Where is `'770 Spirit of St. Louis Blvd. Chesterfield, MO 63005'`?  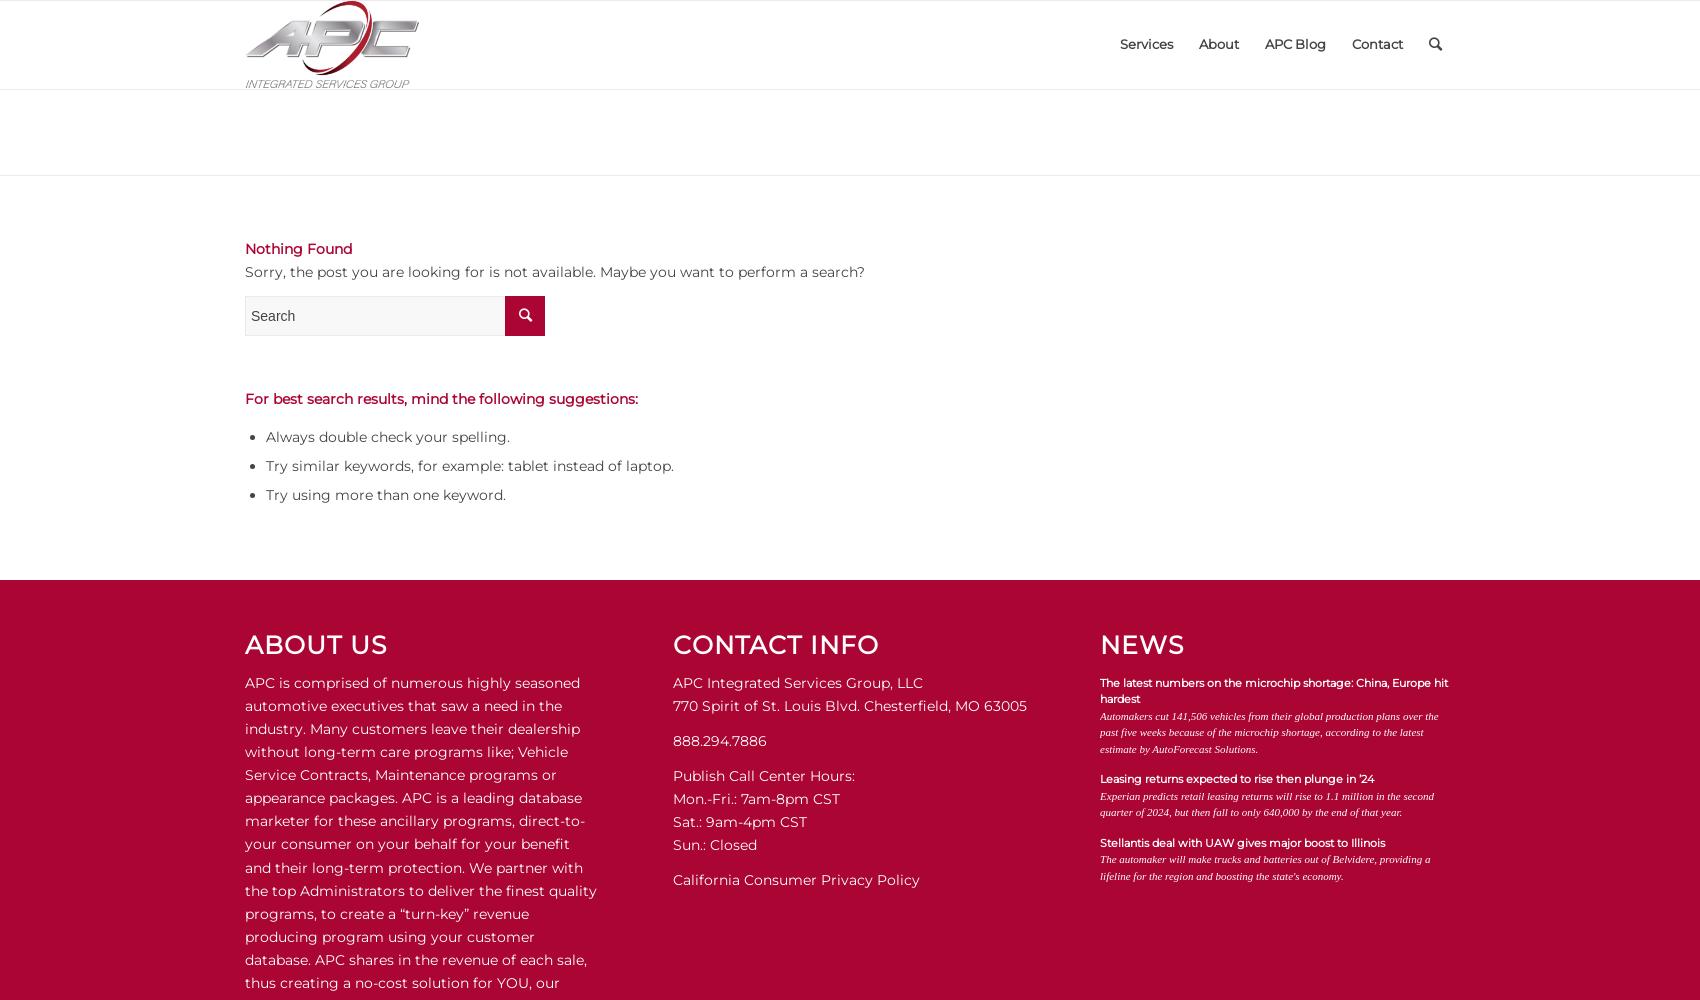 '770 Spirit of St. Louis Blvd. Chesterfield, MO 63005' is located at coordinates (847, 704).